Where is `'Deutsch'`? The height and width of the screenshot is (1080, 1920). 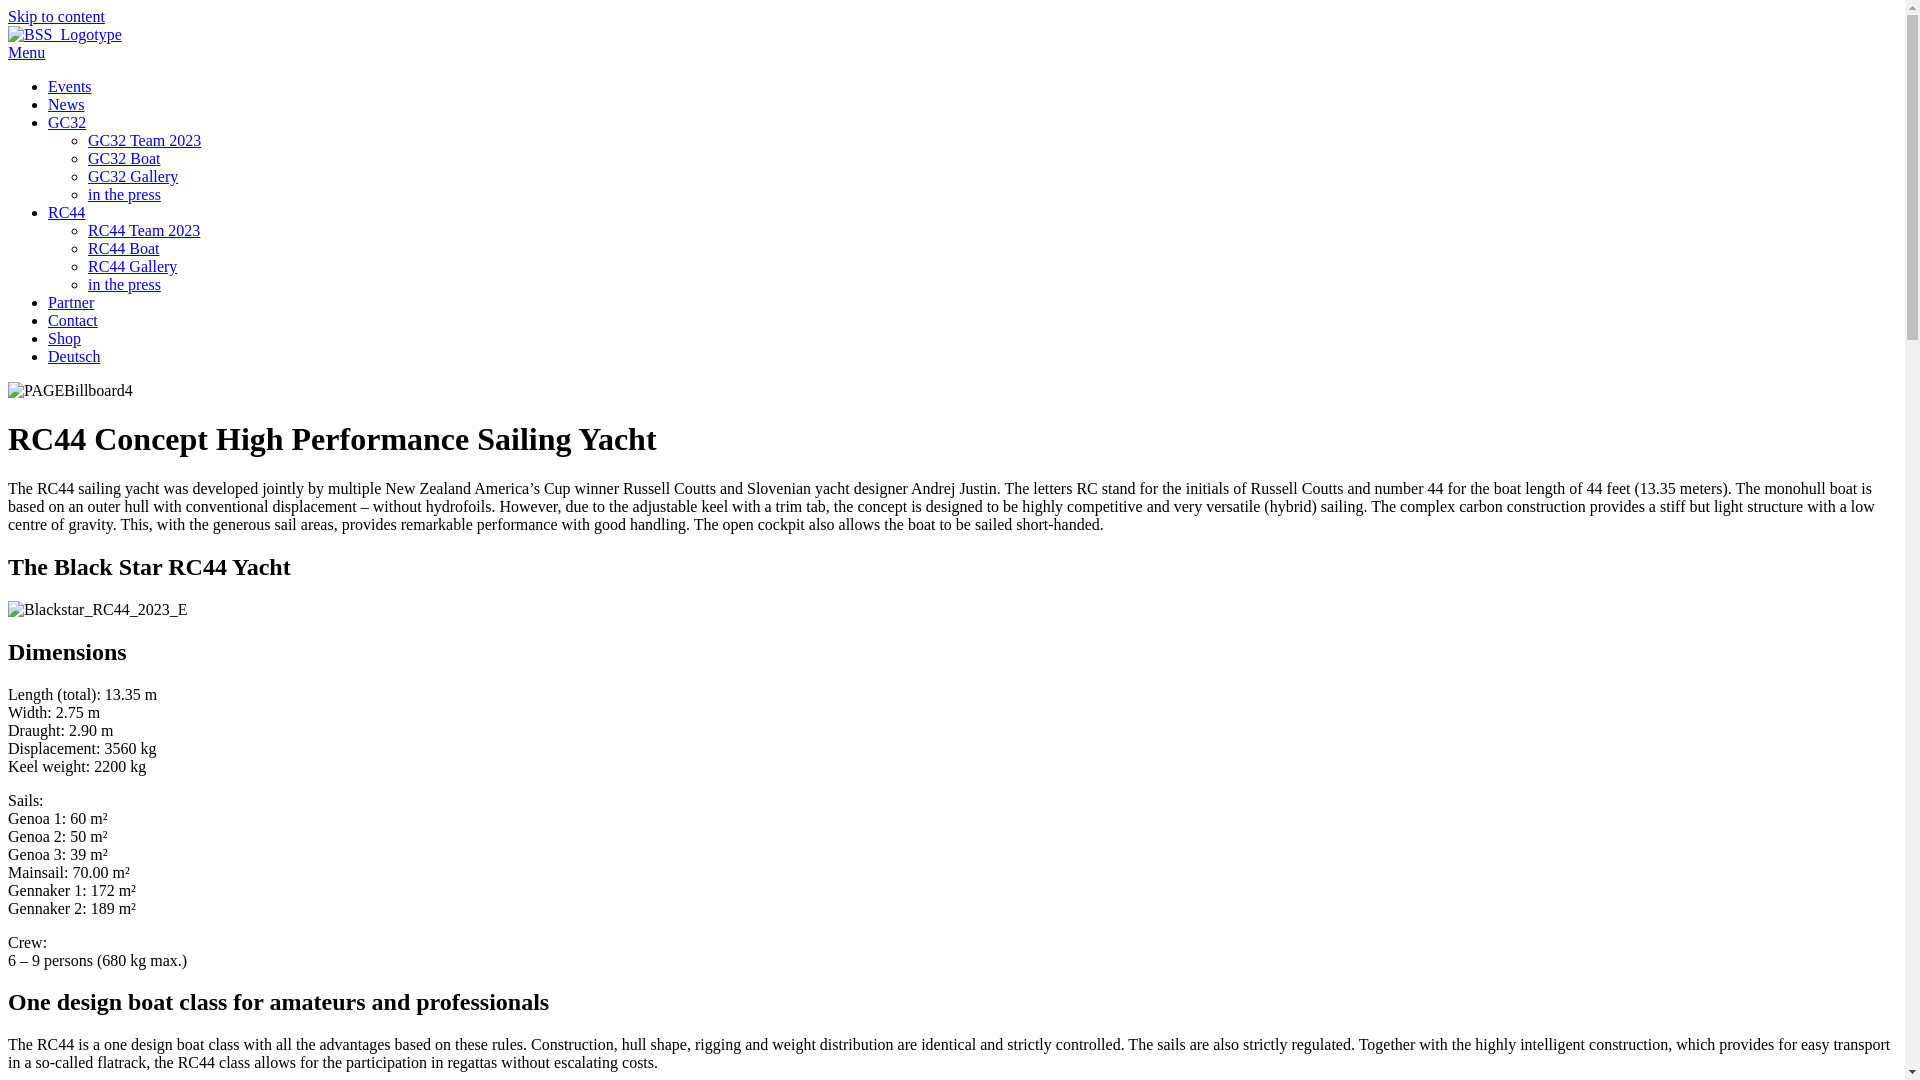 'Deutsch' is located at coordinates (73, 355).